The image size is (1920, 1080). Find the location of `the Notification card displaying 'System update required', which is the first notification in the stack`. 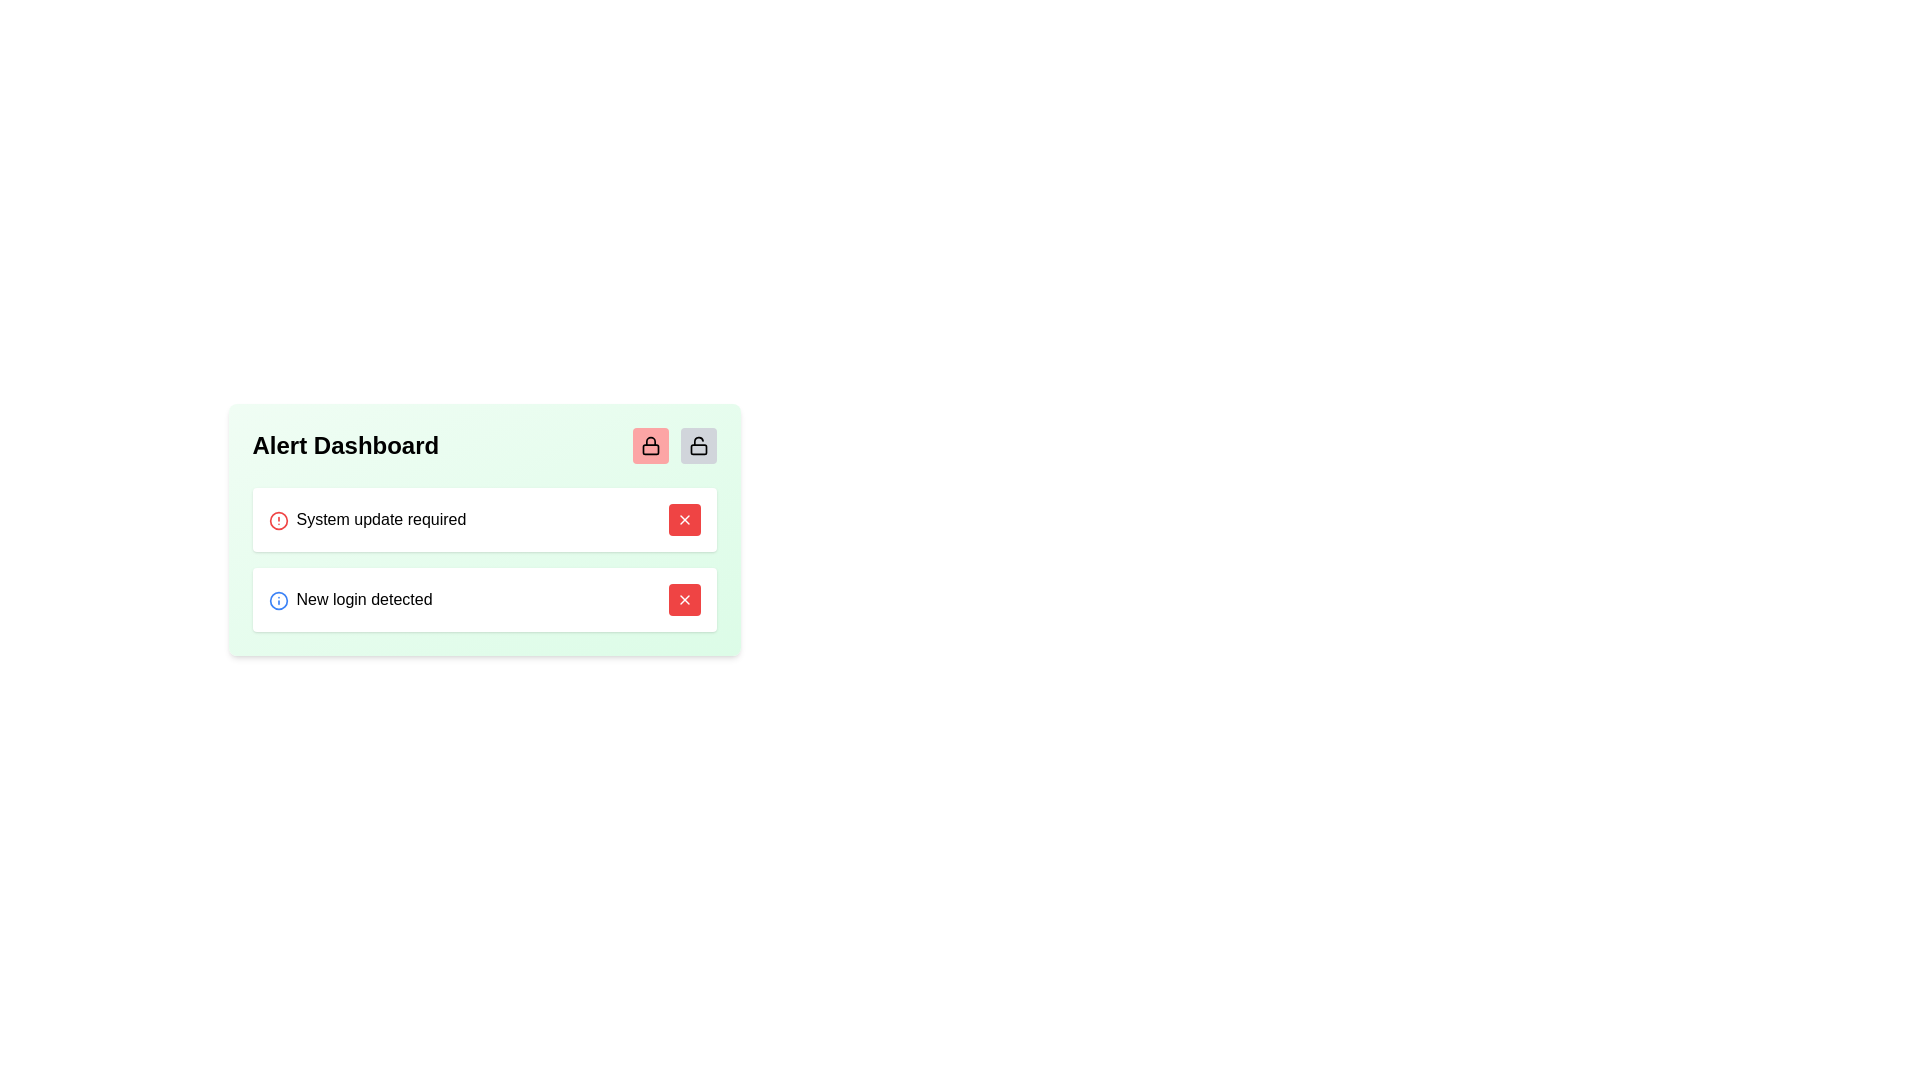

the Notification card displaying 'System update required', which is the first notification in the stack is located at coordinates (484, 519).